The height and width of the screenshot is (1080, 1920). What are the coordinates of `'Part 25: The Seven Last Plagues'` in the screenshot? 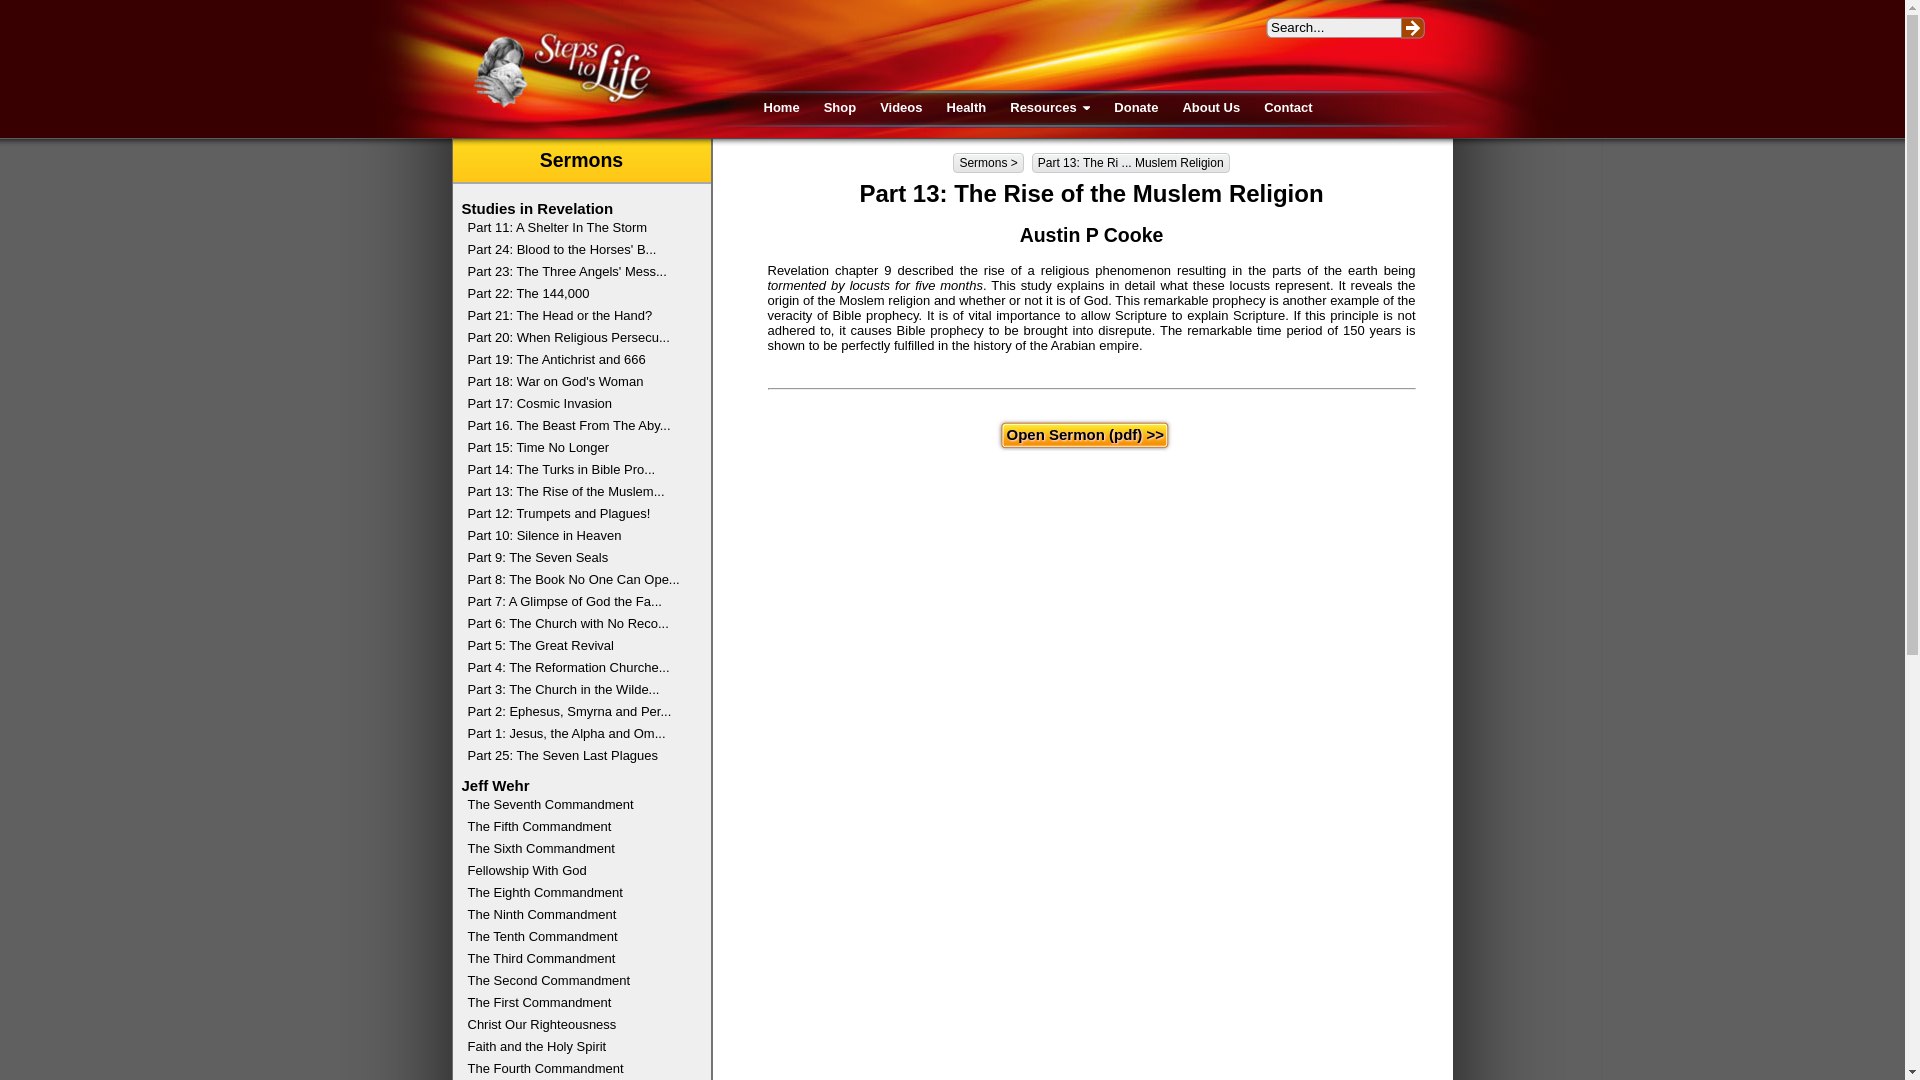 It's located at (574, 758).